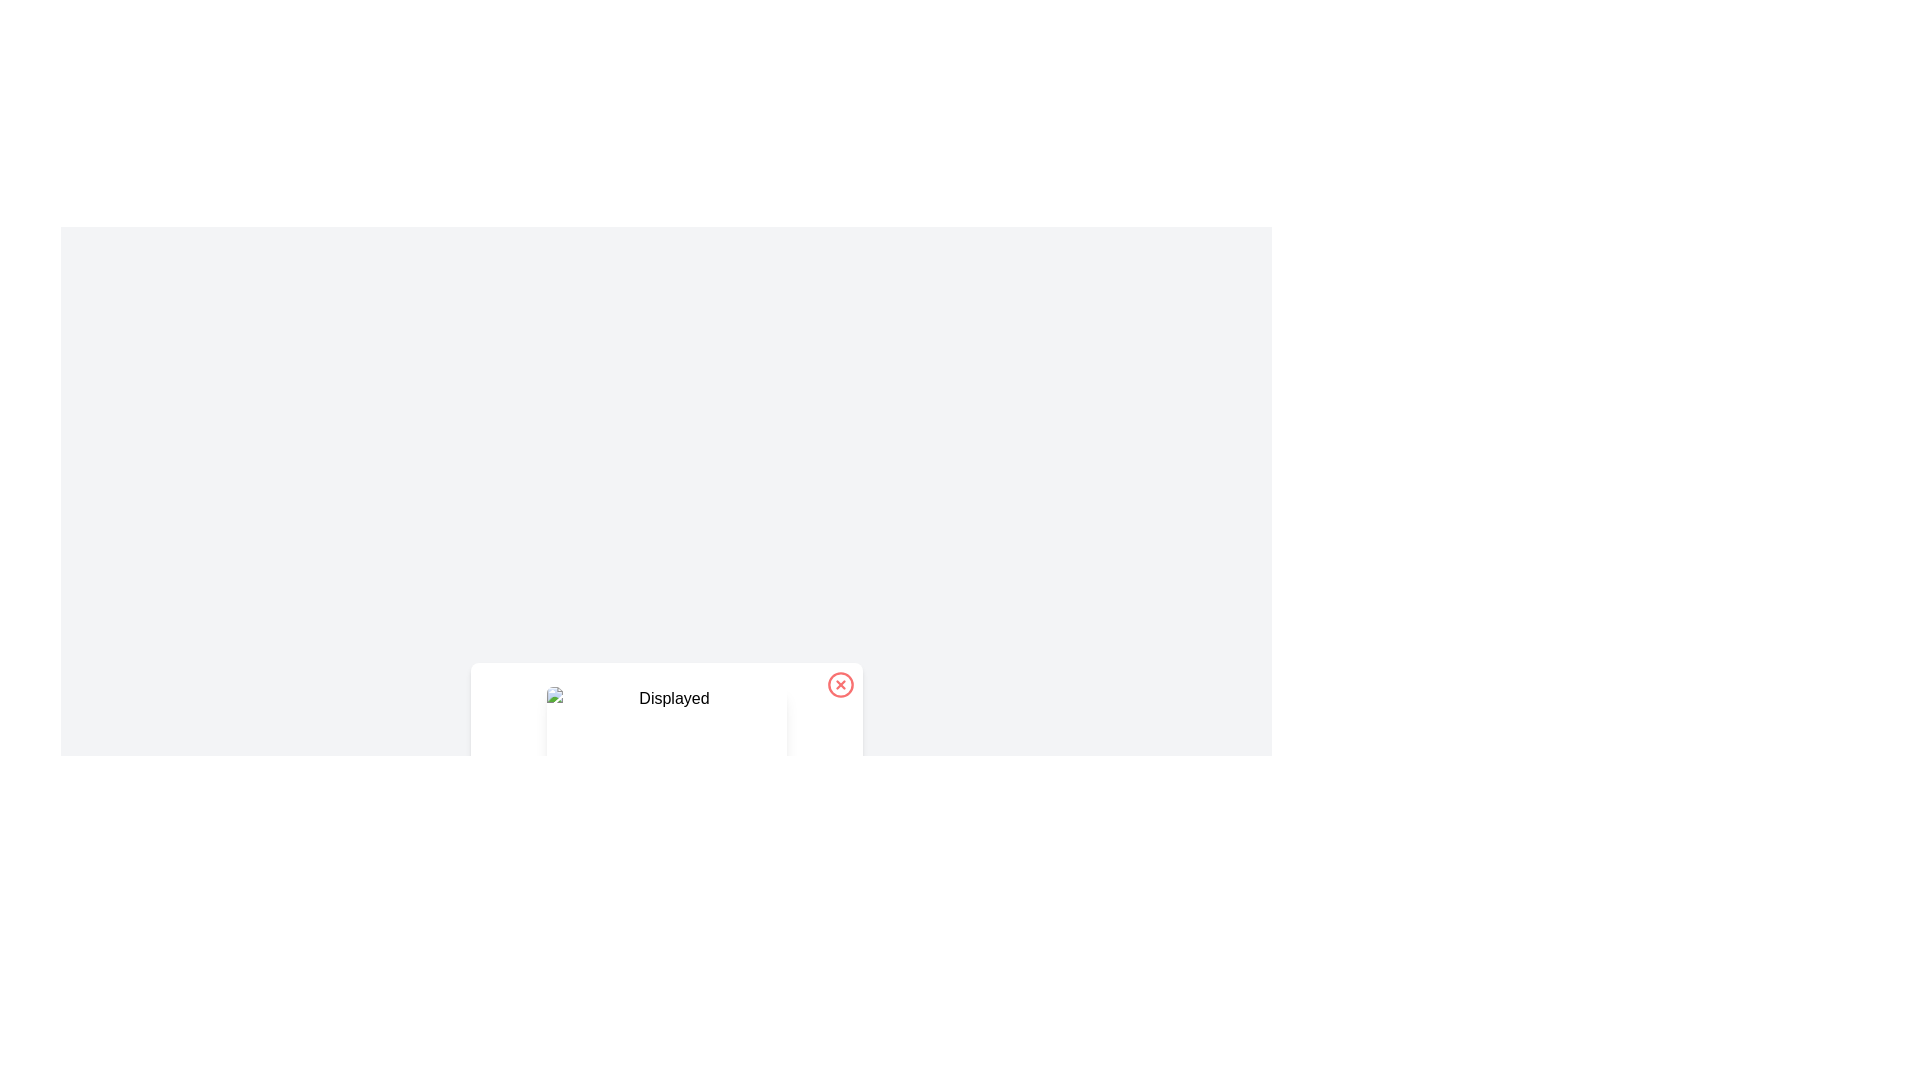 The width and height of the screenshot is (1920, 1080). Describe the element at coordinates (512, 766) in the screenshot. I see `the navigational button on the far left of the interface` at that location.